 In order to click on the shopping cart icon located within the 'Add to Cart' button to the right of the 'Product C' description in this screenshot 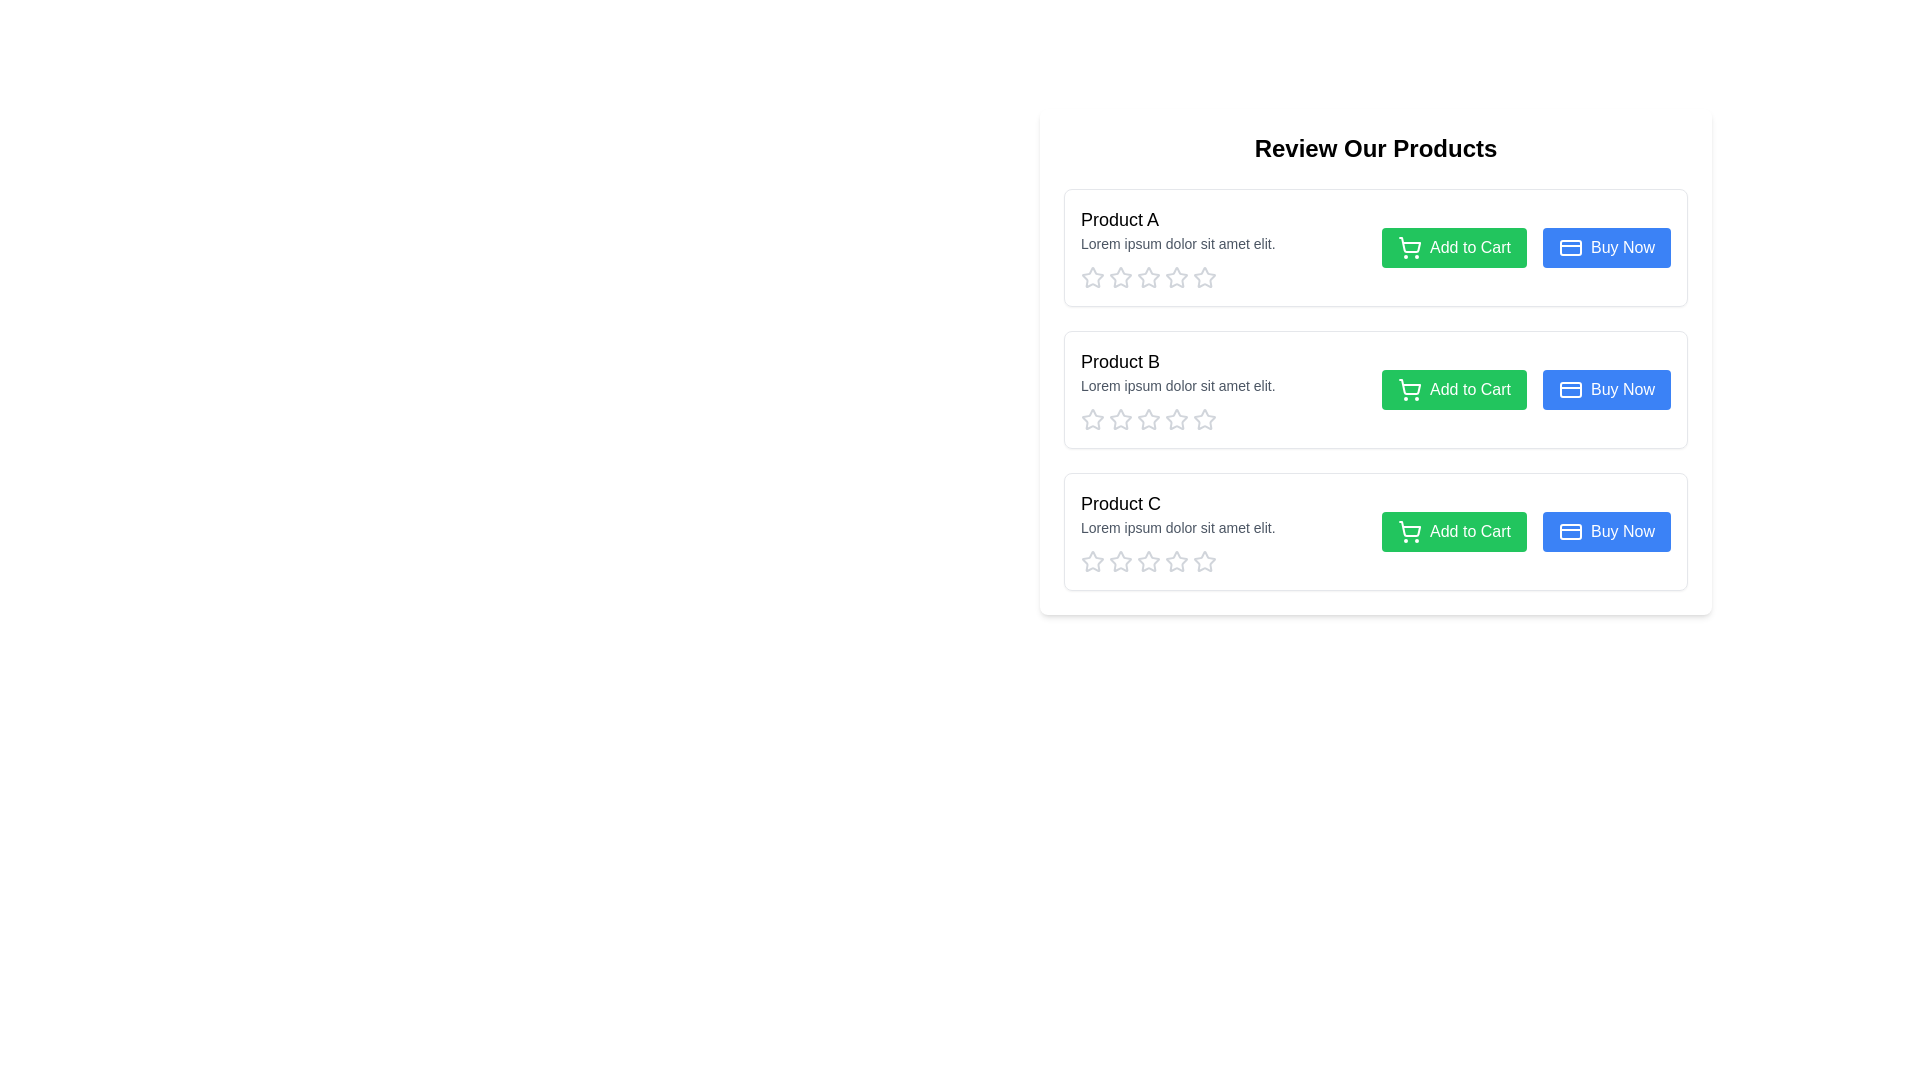, I will do `click(1409, 531)`.